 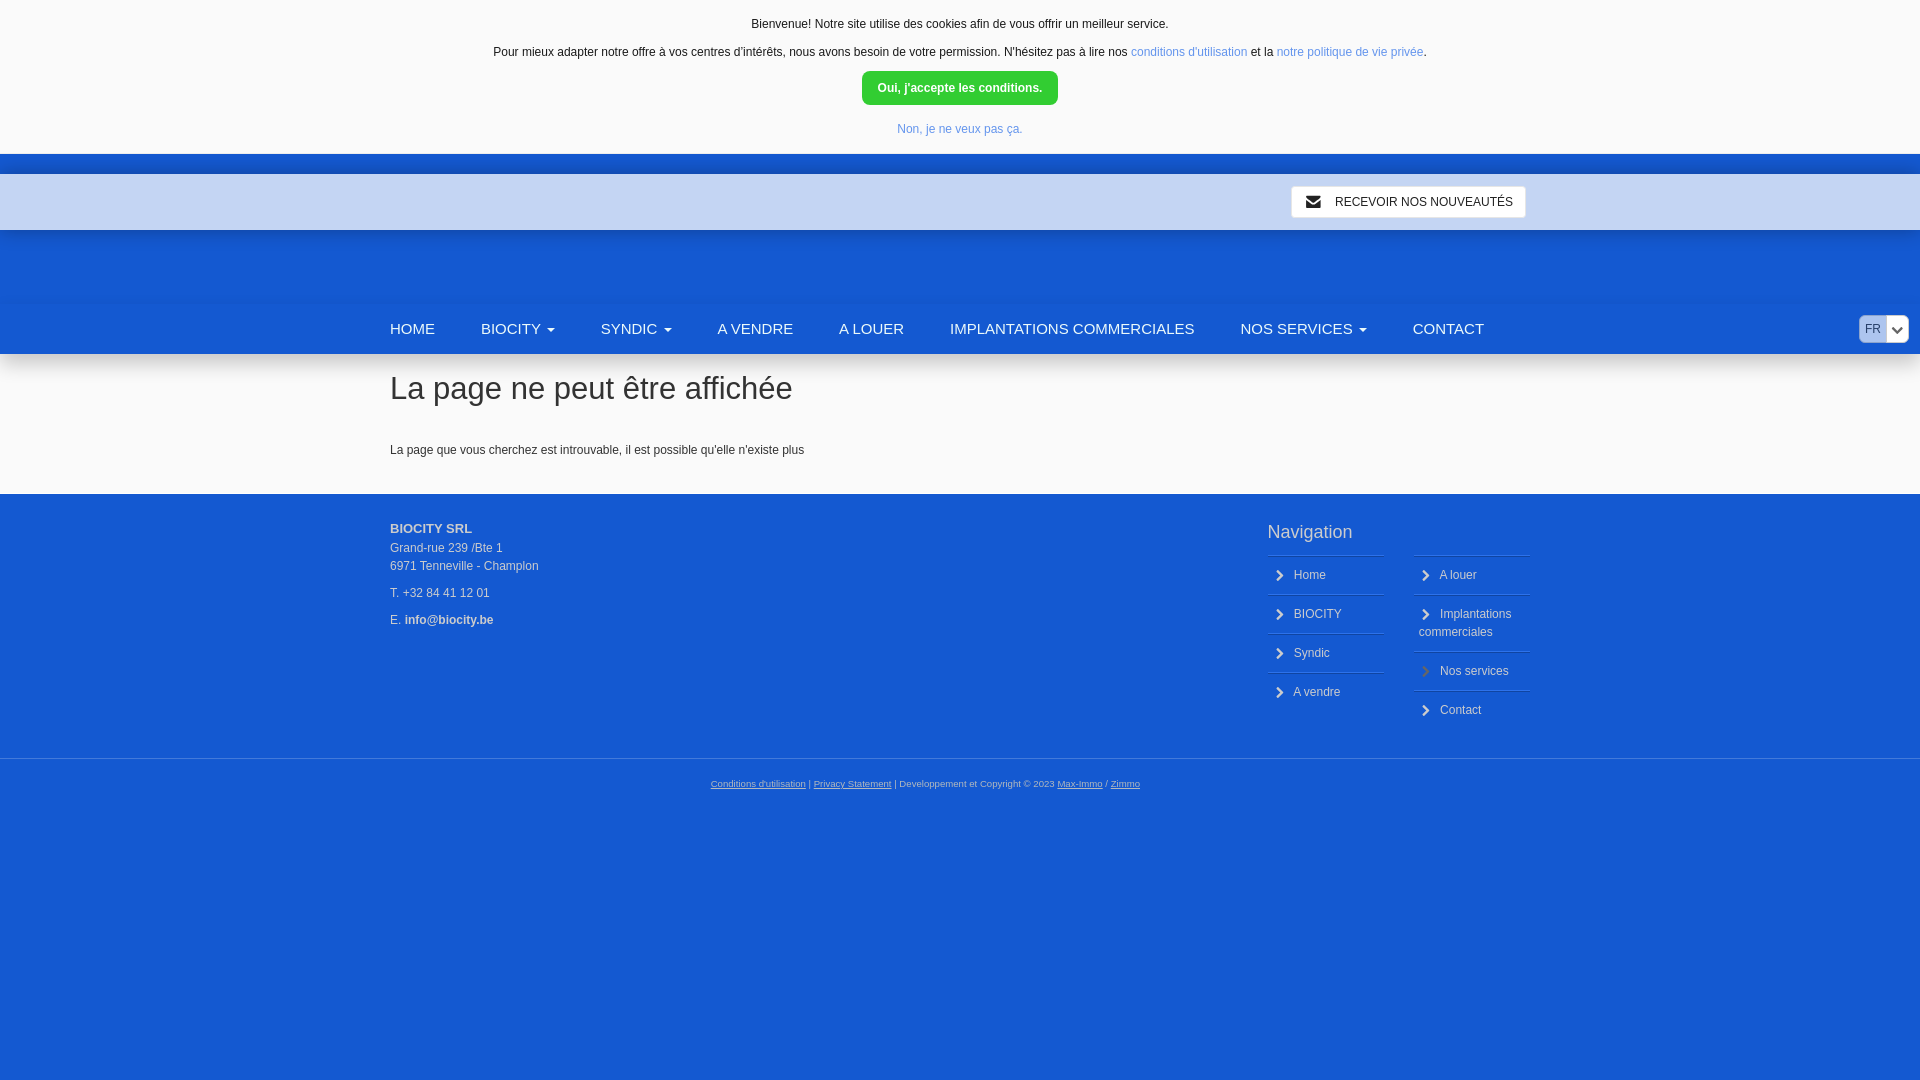 I want to click on 'A VENDRE', so click(x=776, y=327).